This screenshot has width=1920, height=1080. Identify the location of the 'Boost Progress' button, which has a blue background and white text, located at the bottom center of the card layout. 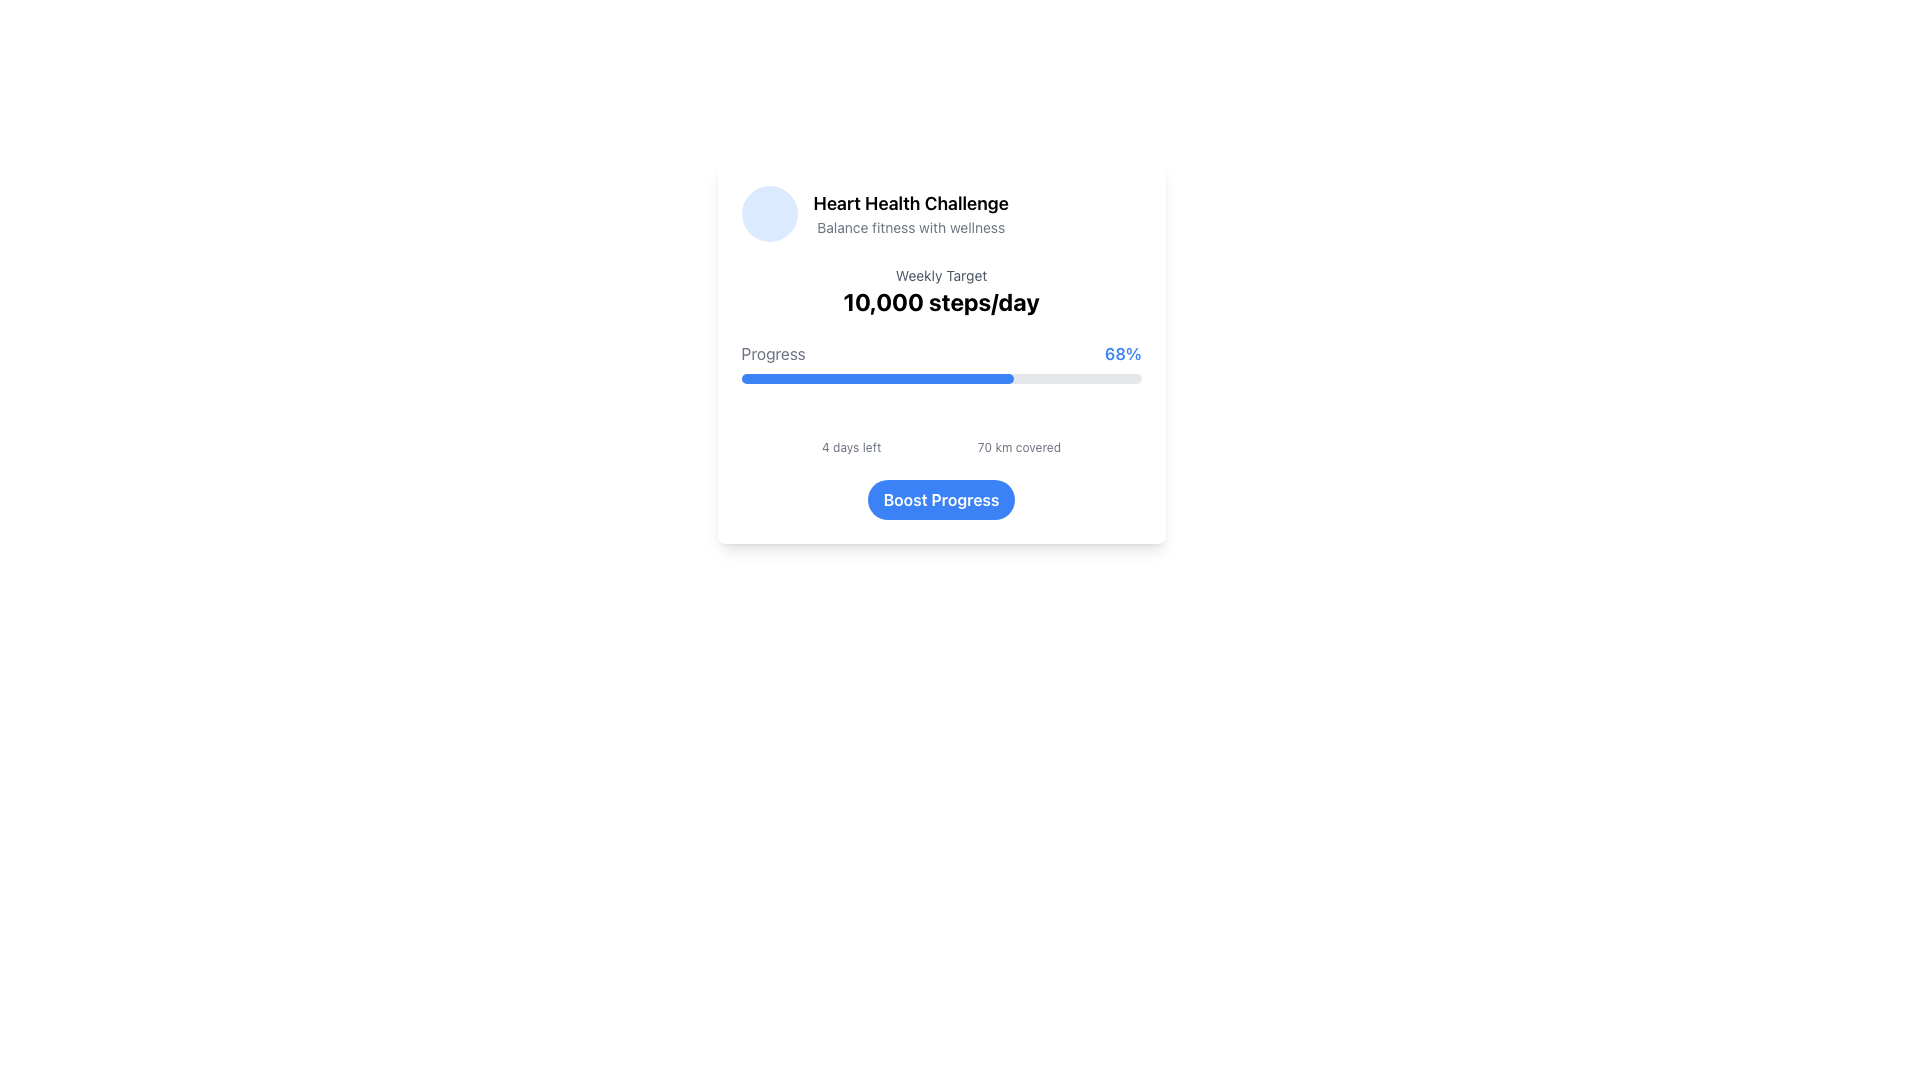
(940, 499).